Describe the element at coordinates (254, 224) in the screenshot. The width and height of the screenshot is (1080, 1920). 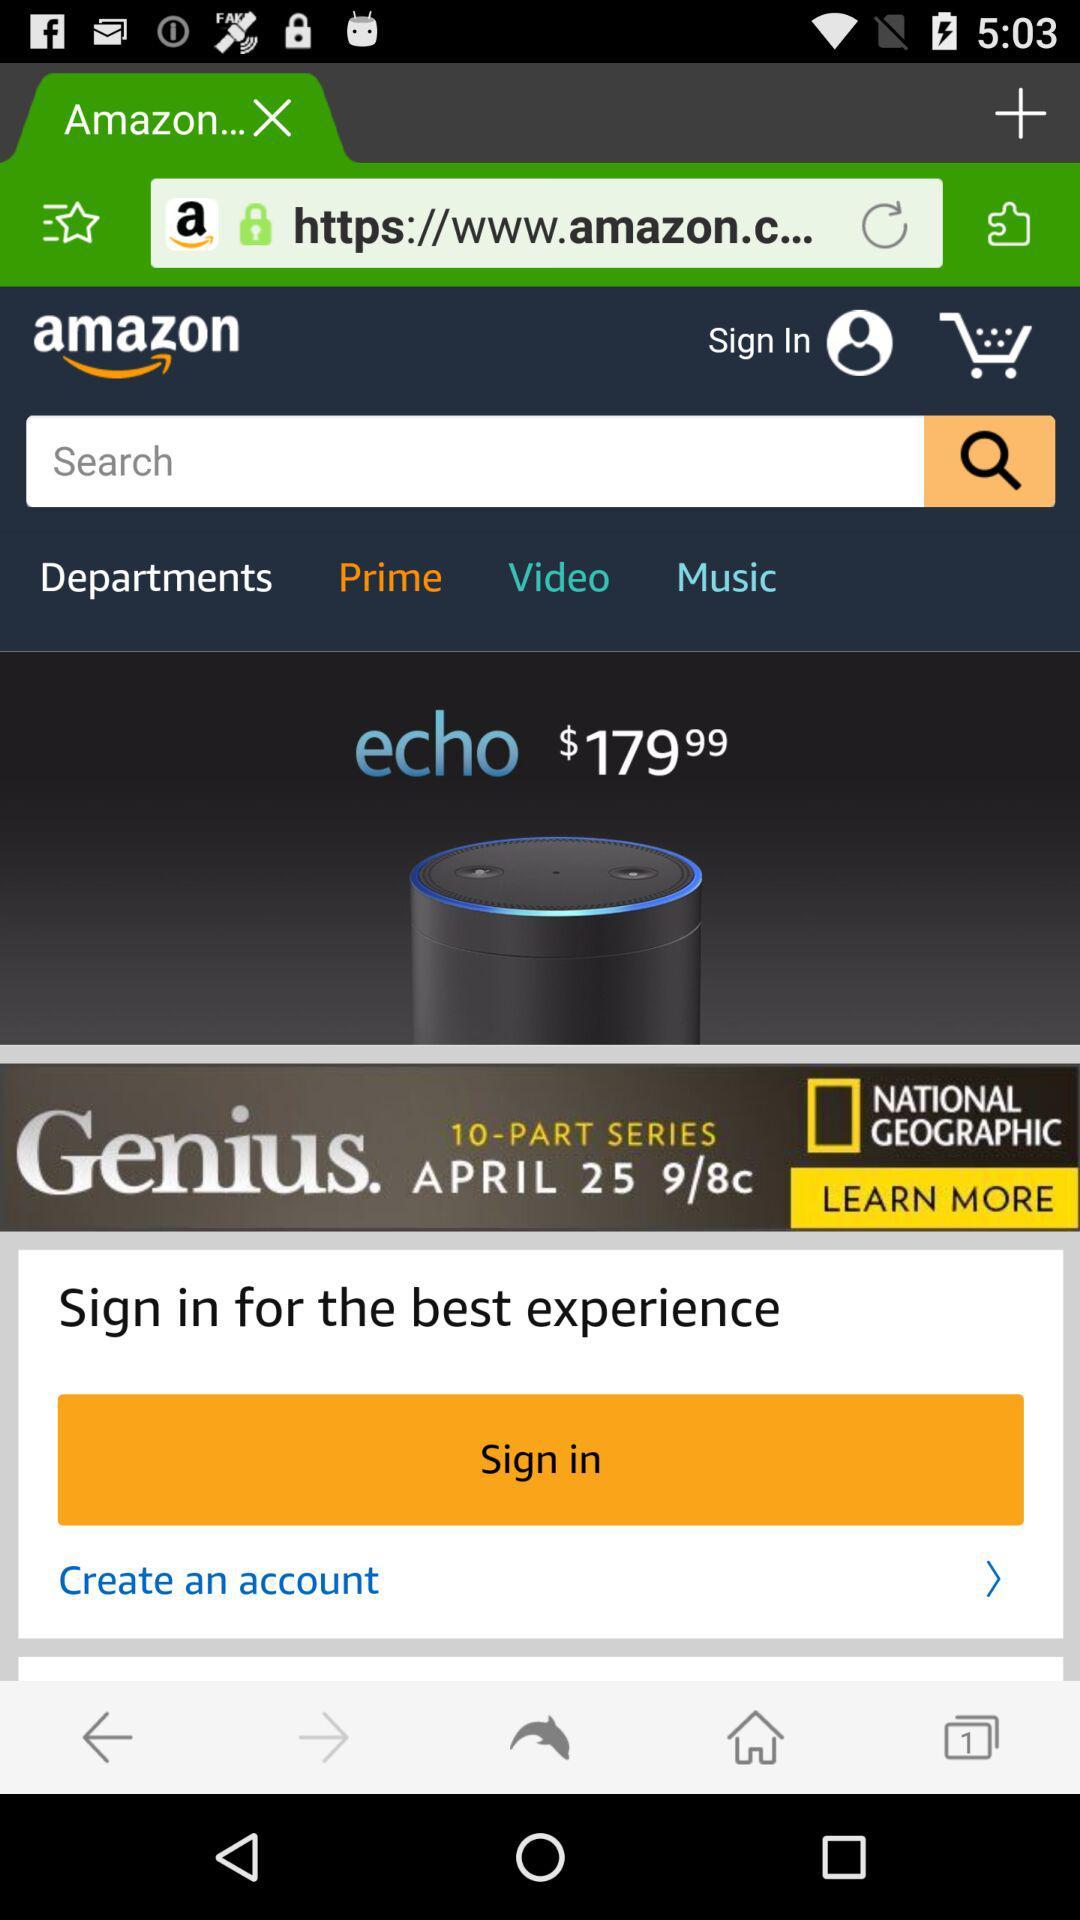
I see `loct the file` at that location.